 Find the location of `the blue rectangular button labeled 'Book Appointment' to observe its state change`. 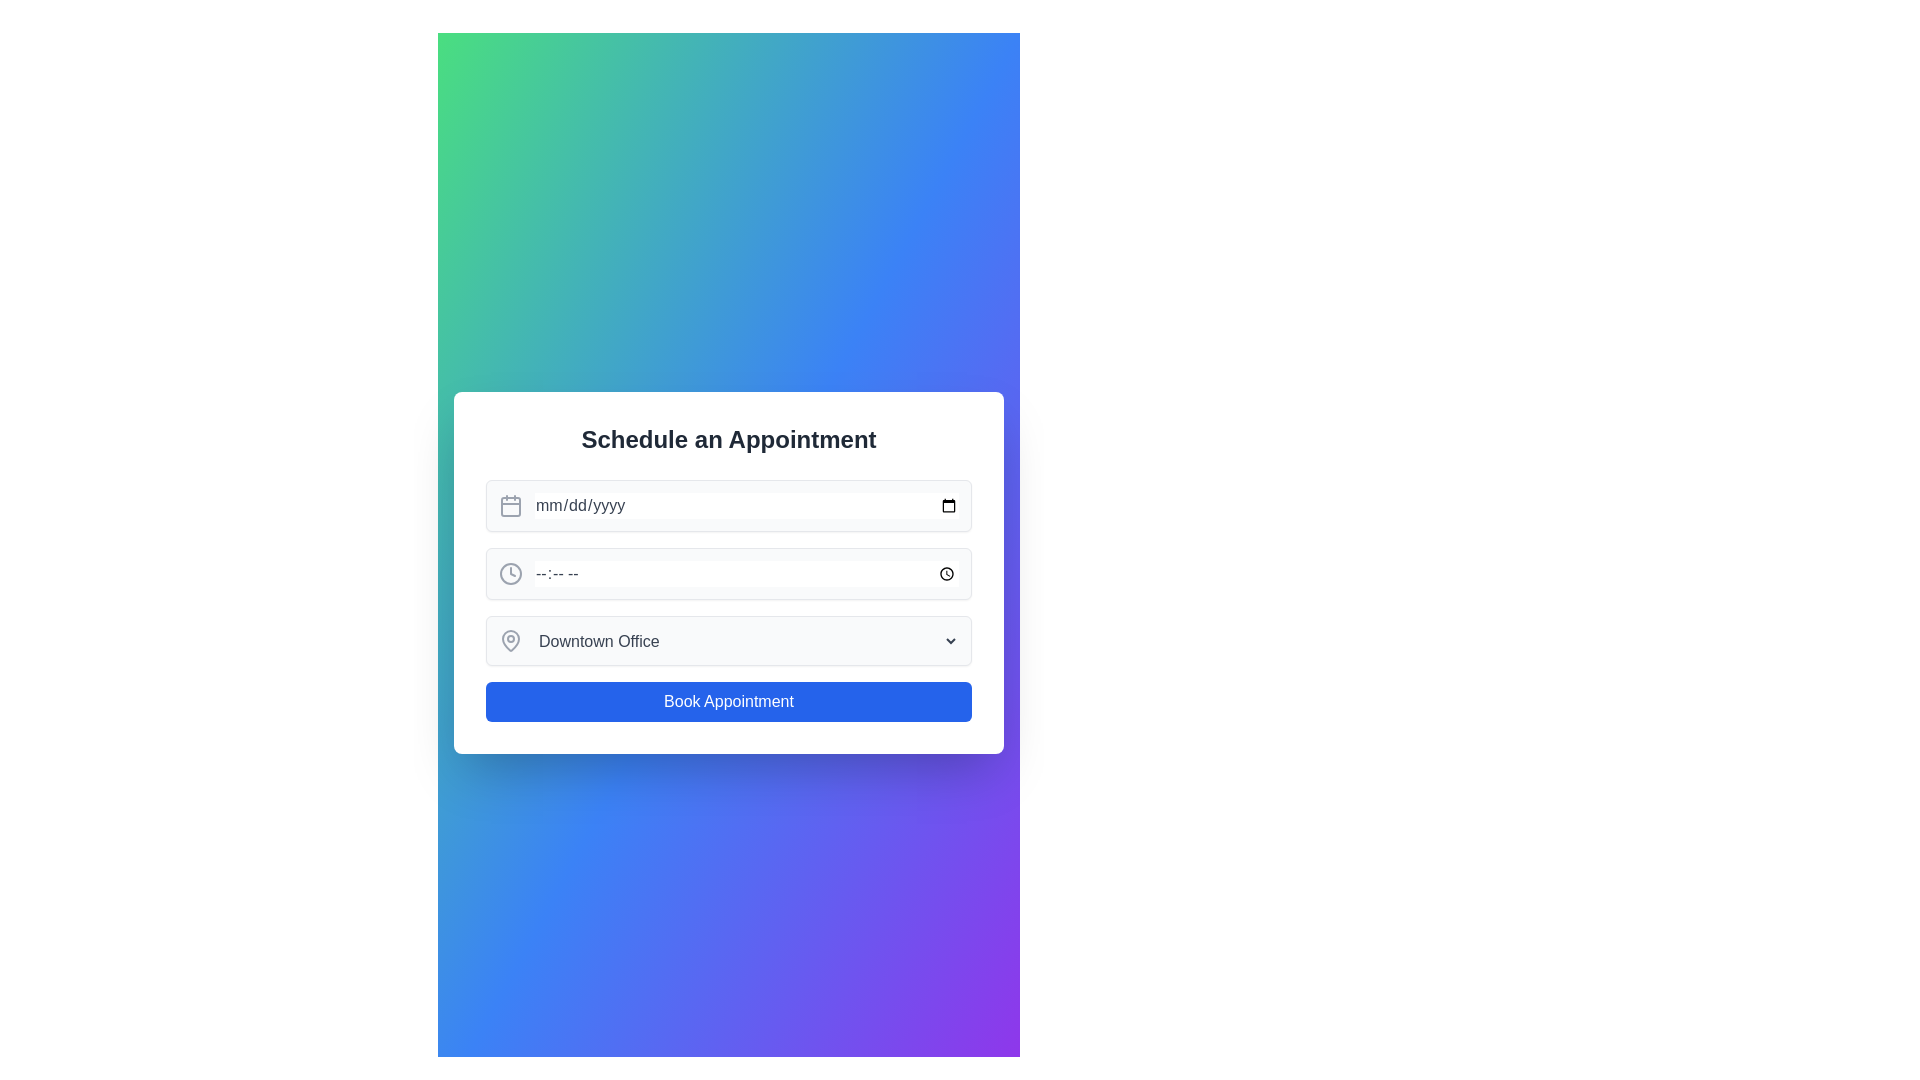

the blue rectangular button labeled 'Book Appointment' to observe its state change is located at coordinates (728, 701).